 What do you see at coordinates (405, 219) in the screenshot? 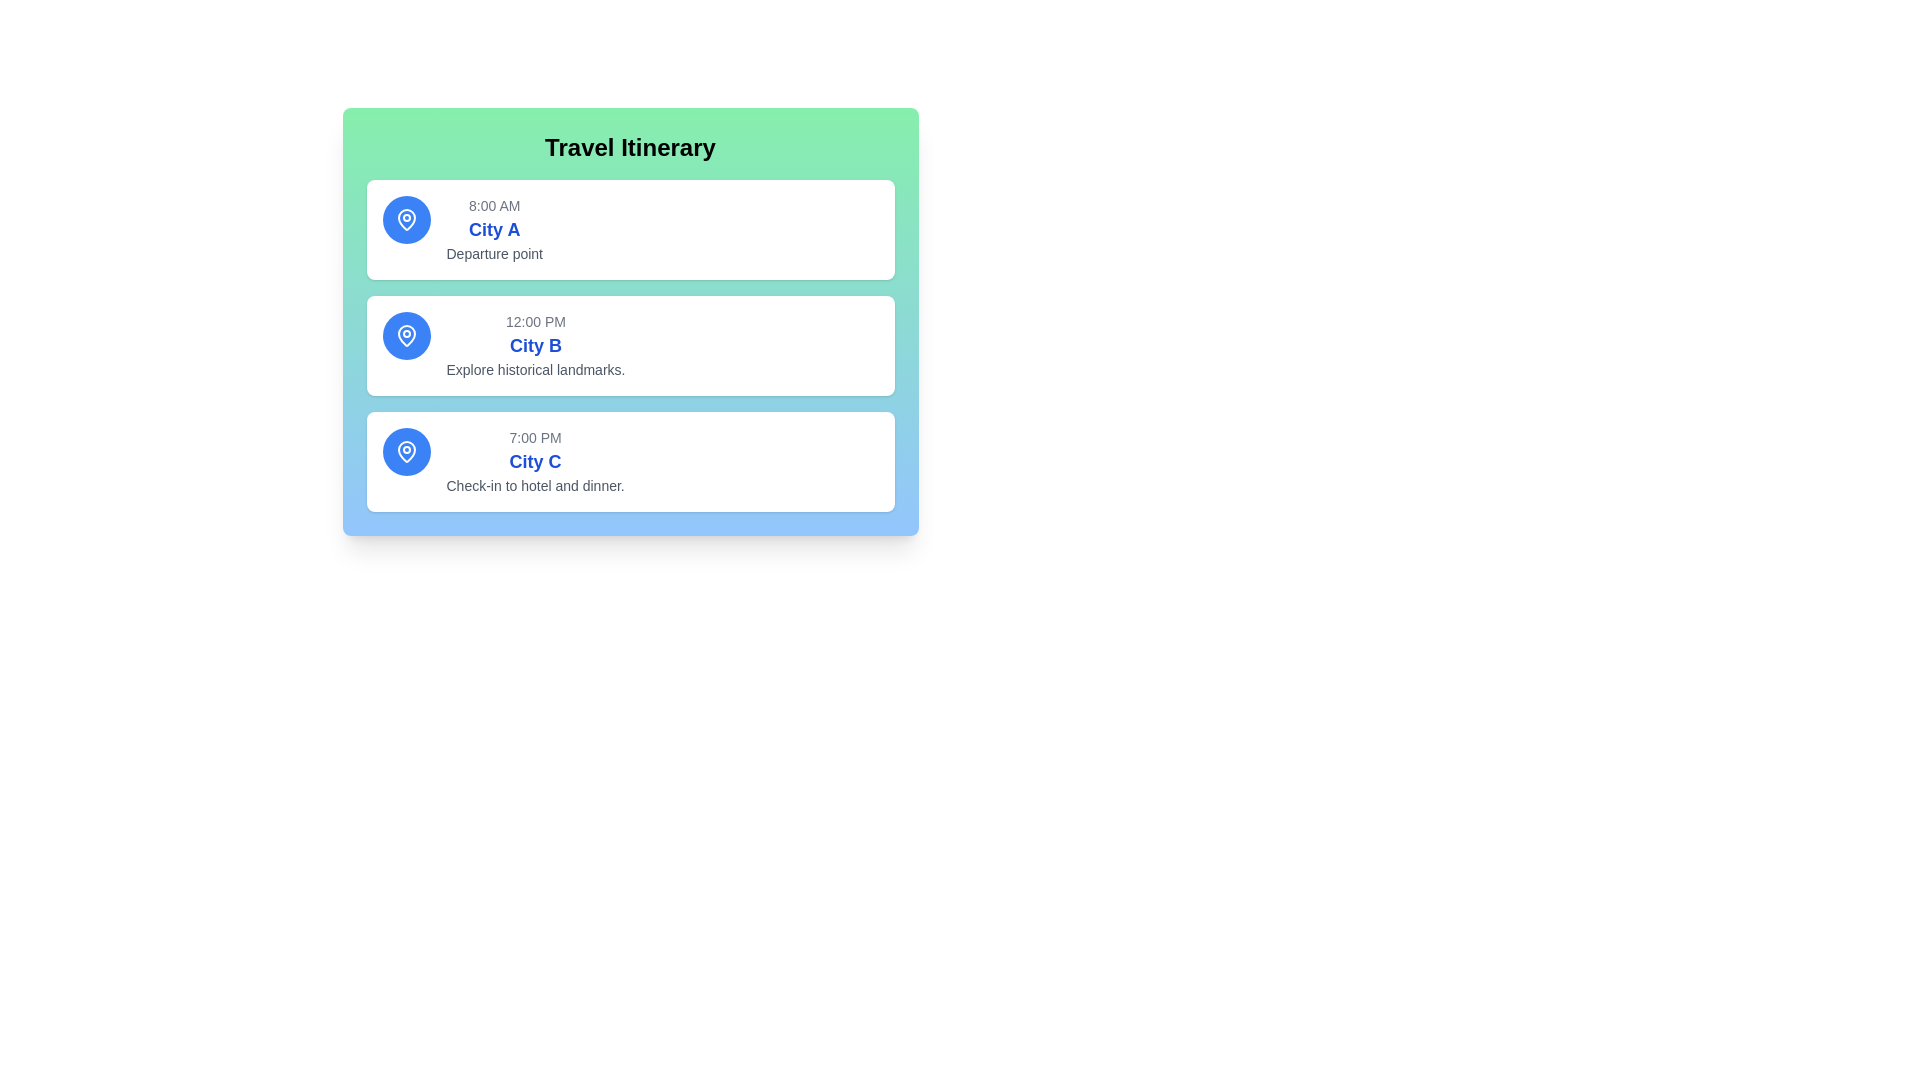
I see `the blue circular icon with a white pin symbol inside the first travel itinerary card labeled 'City A' at 8:00 AM` at bounding box center [405, 219].